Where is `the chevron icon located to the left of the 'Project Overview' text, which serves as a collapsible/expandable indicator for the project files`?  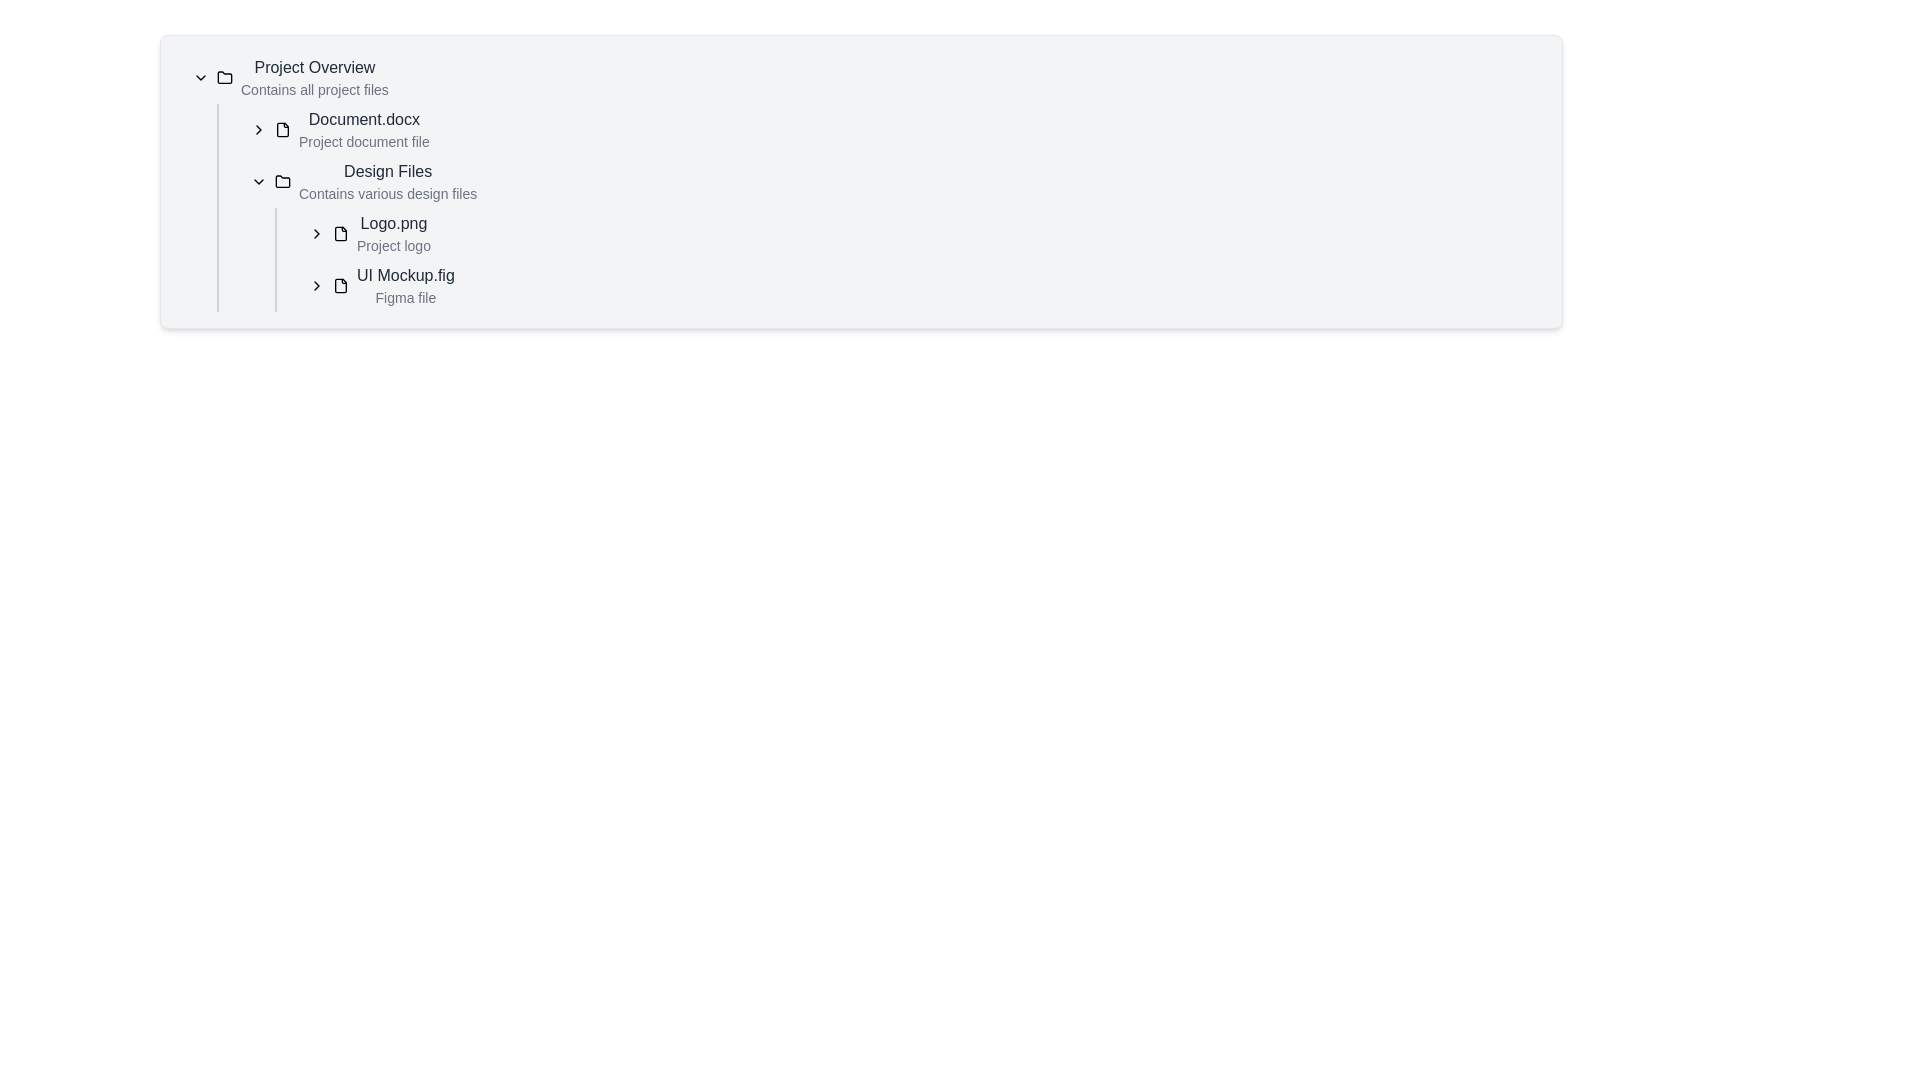
the chevron icon located to the left of the 'Project Overview' text, which serves as a collapsible/expandable indicator for the project files is located at coordinates (201, 76).